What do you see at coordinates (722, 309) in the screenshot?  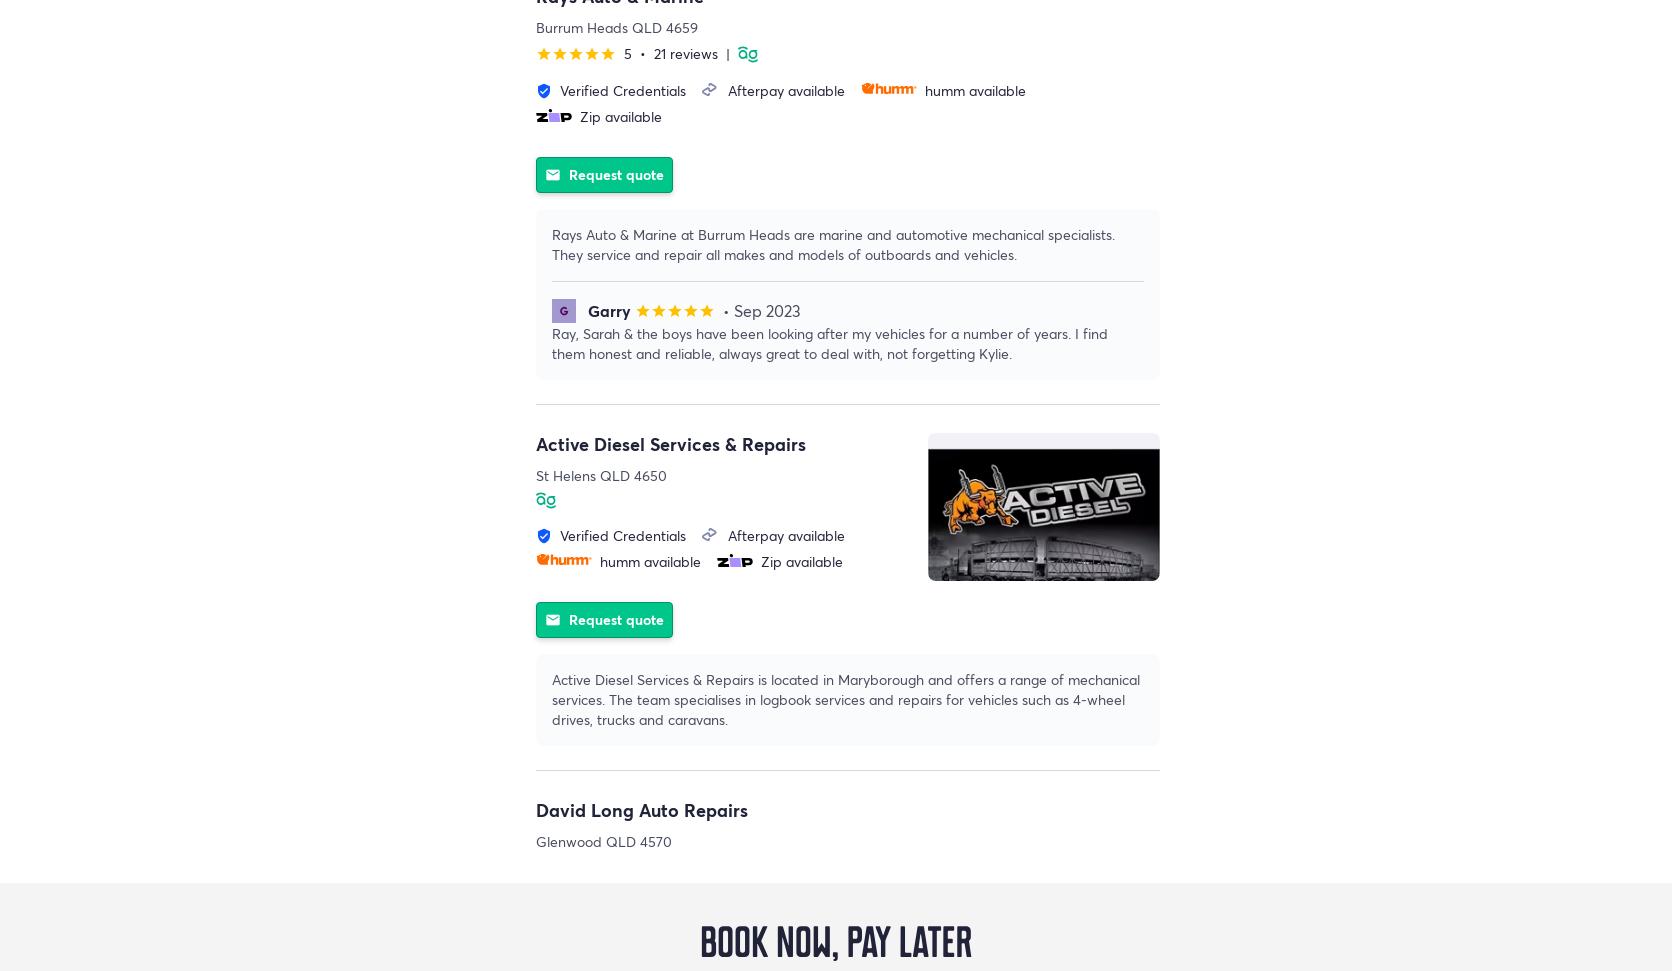 I see `'• Sep 2023'` at bounding box center [722, 309].